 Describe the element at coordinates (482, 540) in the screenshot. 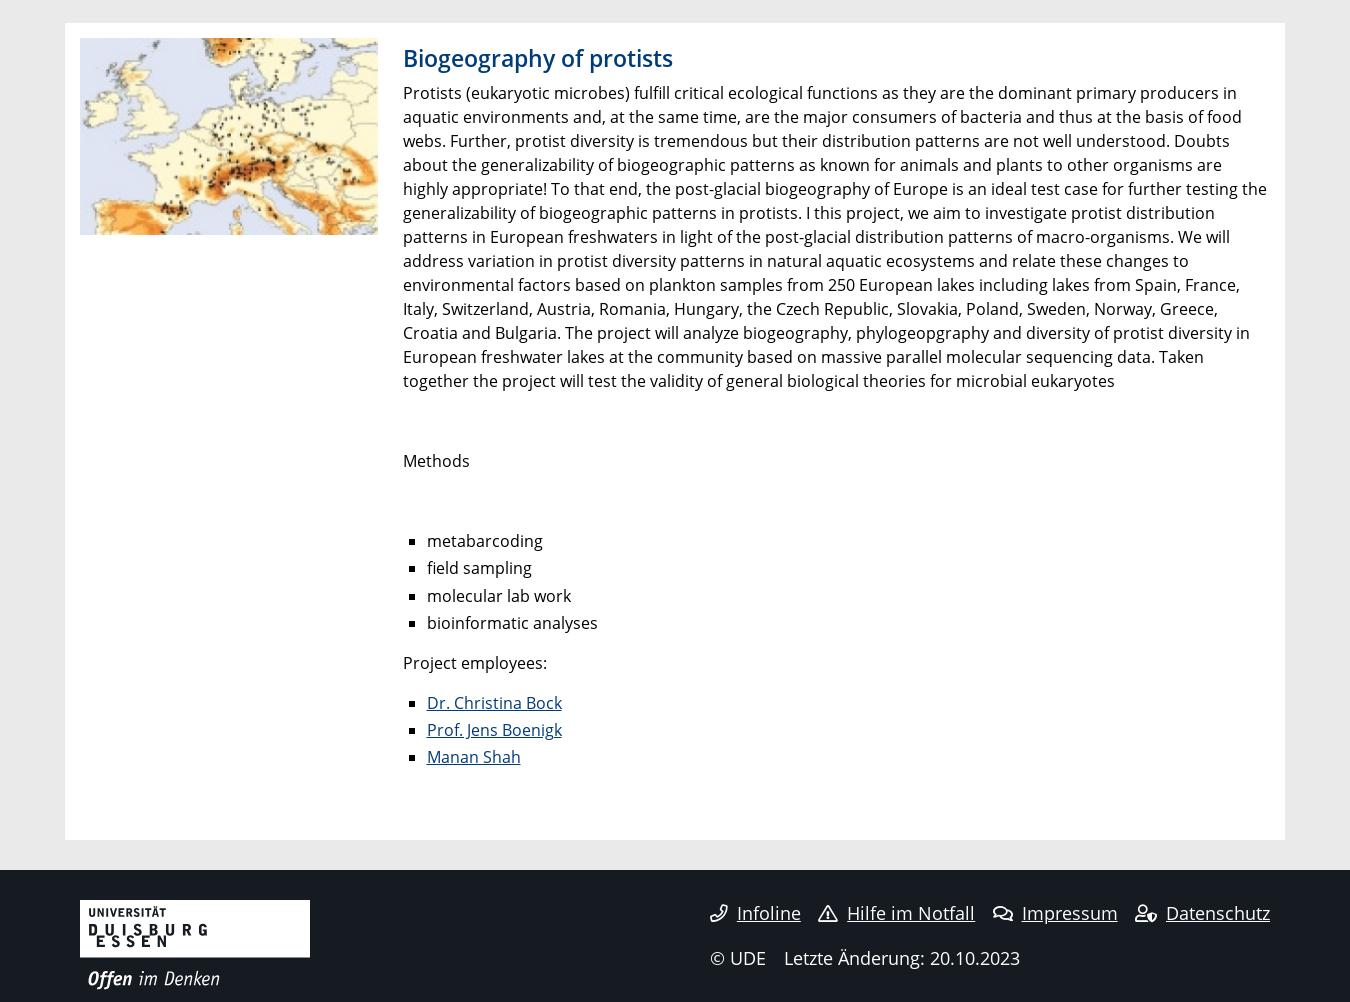

I see `'metabarcoding'` at that location.